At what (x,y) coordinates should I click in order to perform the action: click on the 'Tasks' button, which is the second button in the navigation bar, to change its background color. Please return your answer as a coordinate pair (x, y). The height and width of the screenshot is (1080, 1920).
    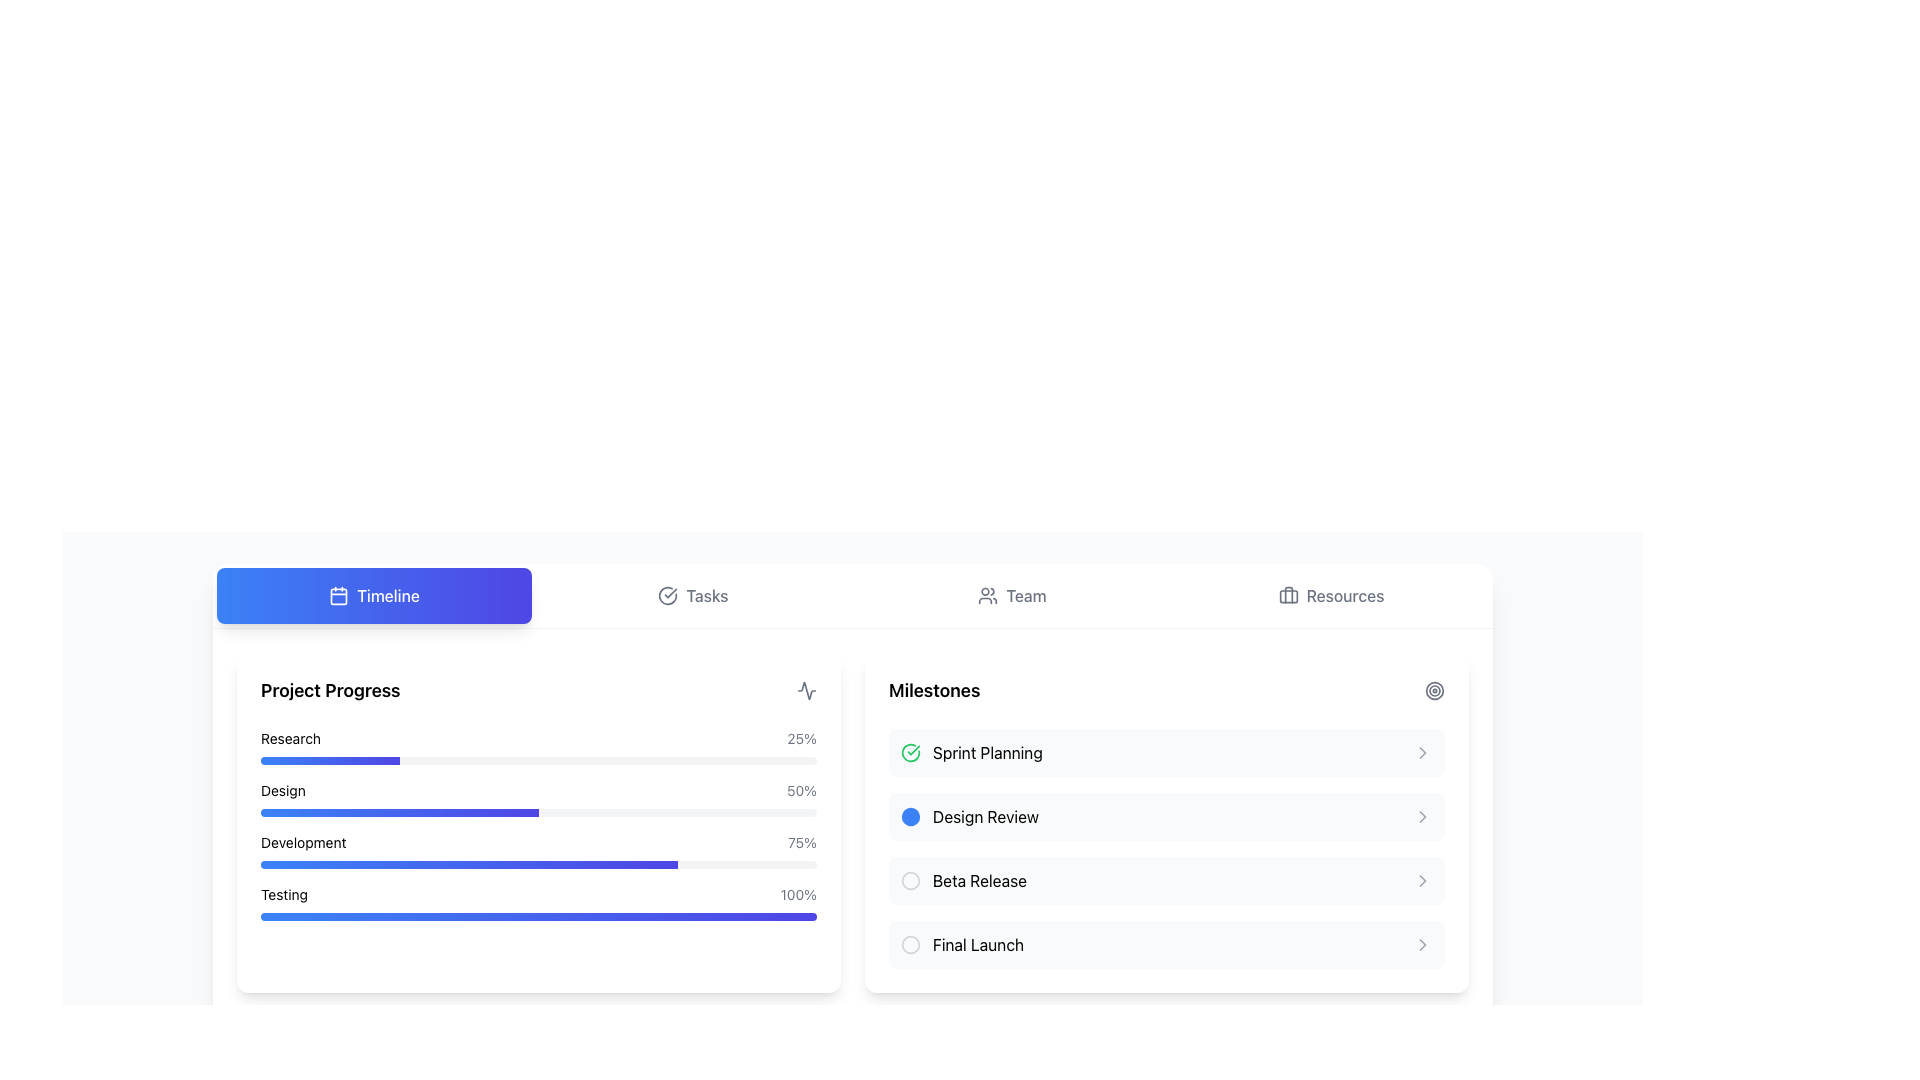
    Looking at the image, I should click on (693, 595).